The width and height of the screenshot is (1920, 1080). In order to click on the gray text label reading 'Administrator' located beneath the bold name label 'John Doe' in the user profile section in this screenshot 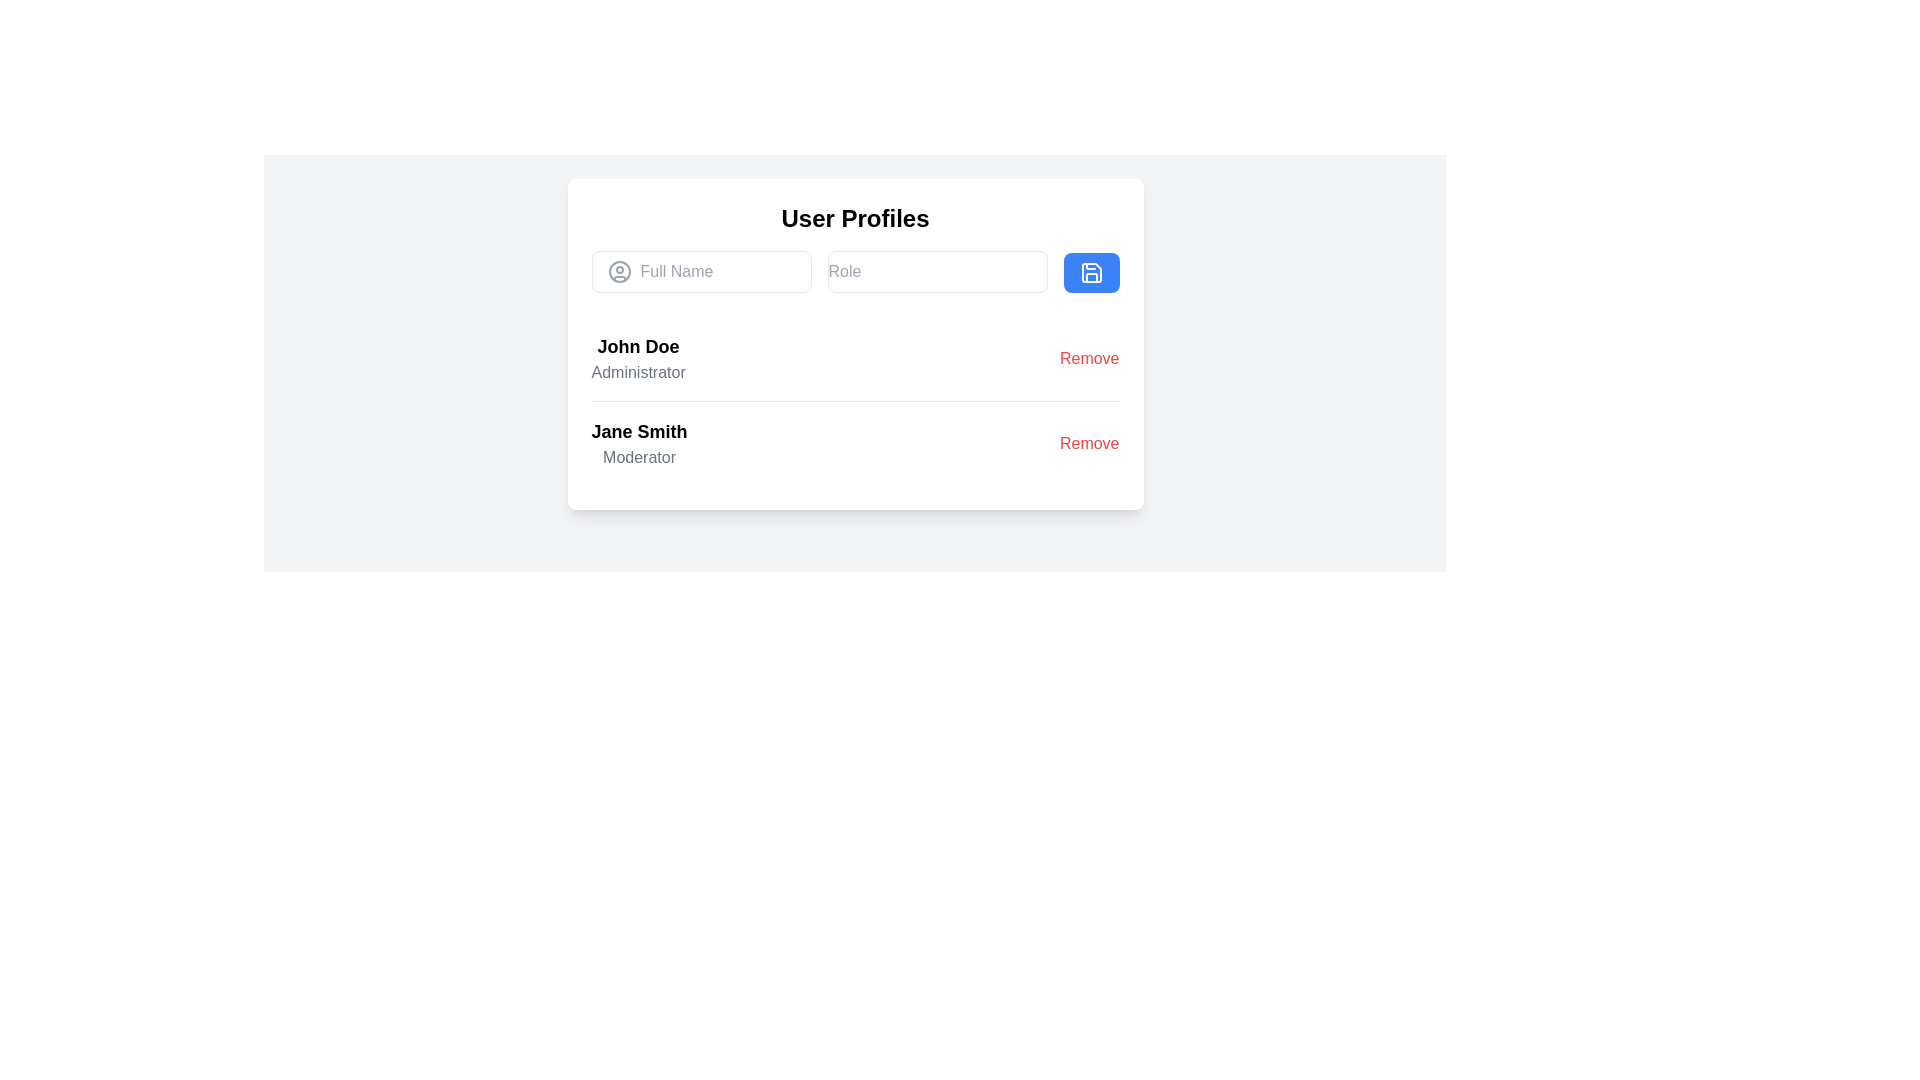, I will do `click(637, 373)`.